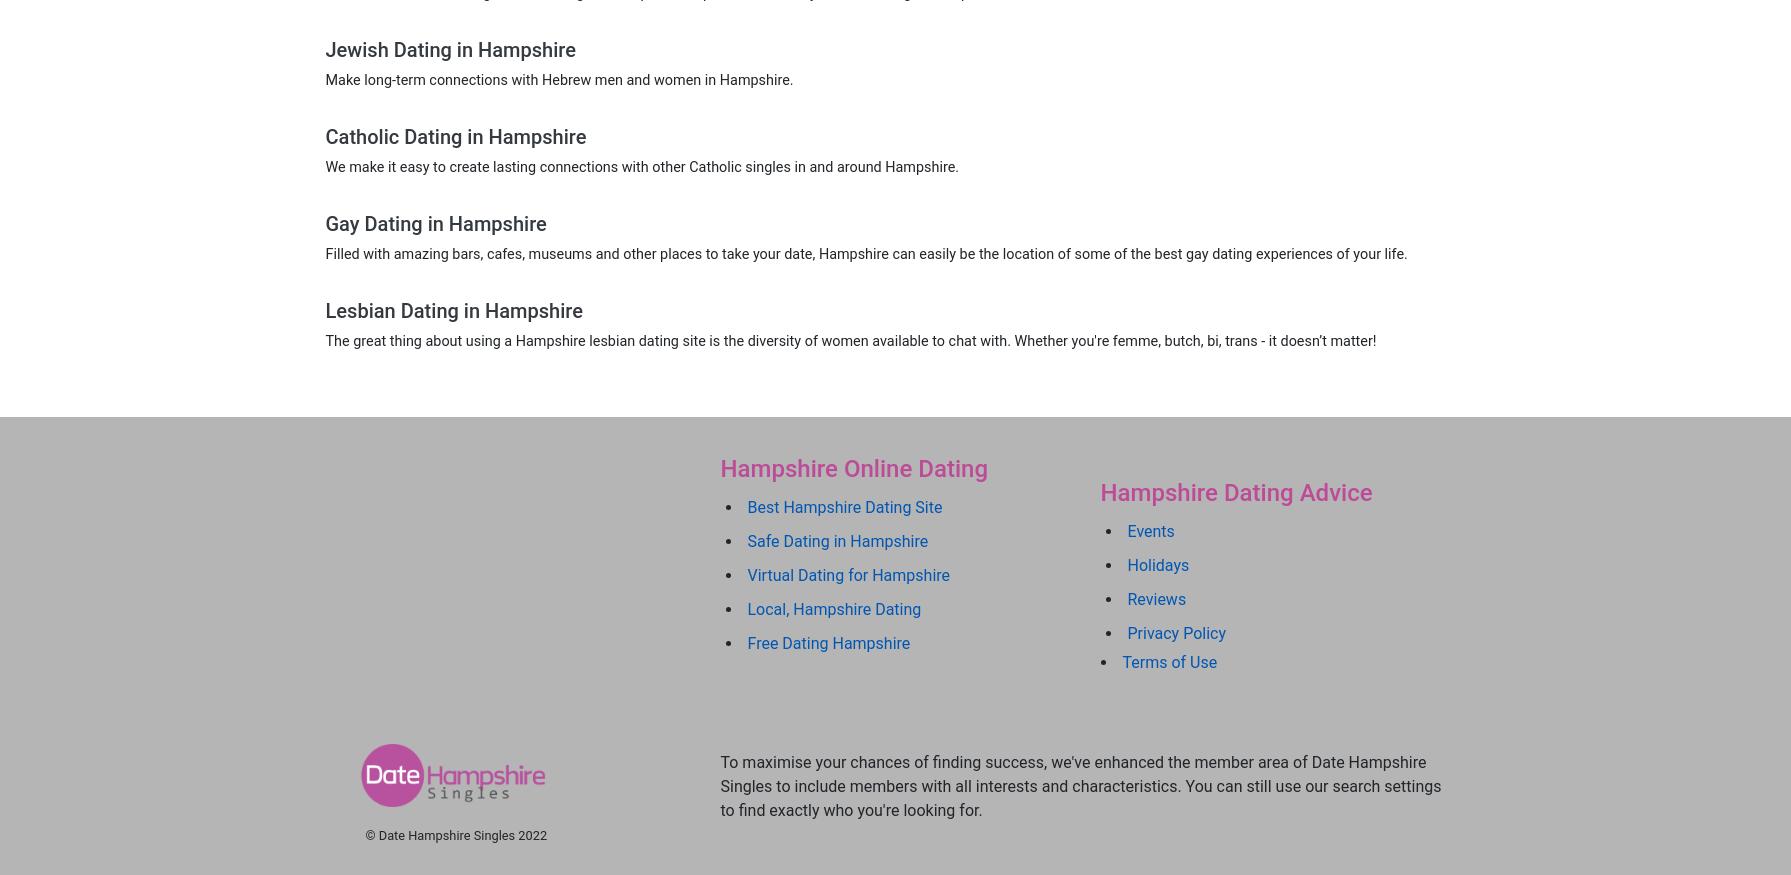  What do you see at coordinates (834, 609) in the screenshot?
I see `'Local, Hampshire Dating'` at bounding box center [834, 609].